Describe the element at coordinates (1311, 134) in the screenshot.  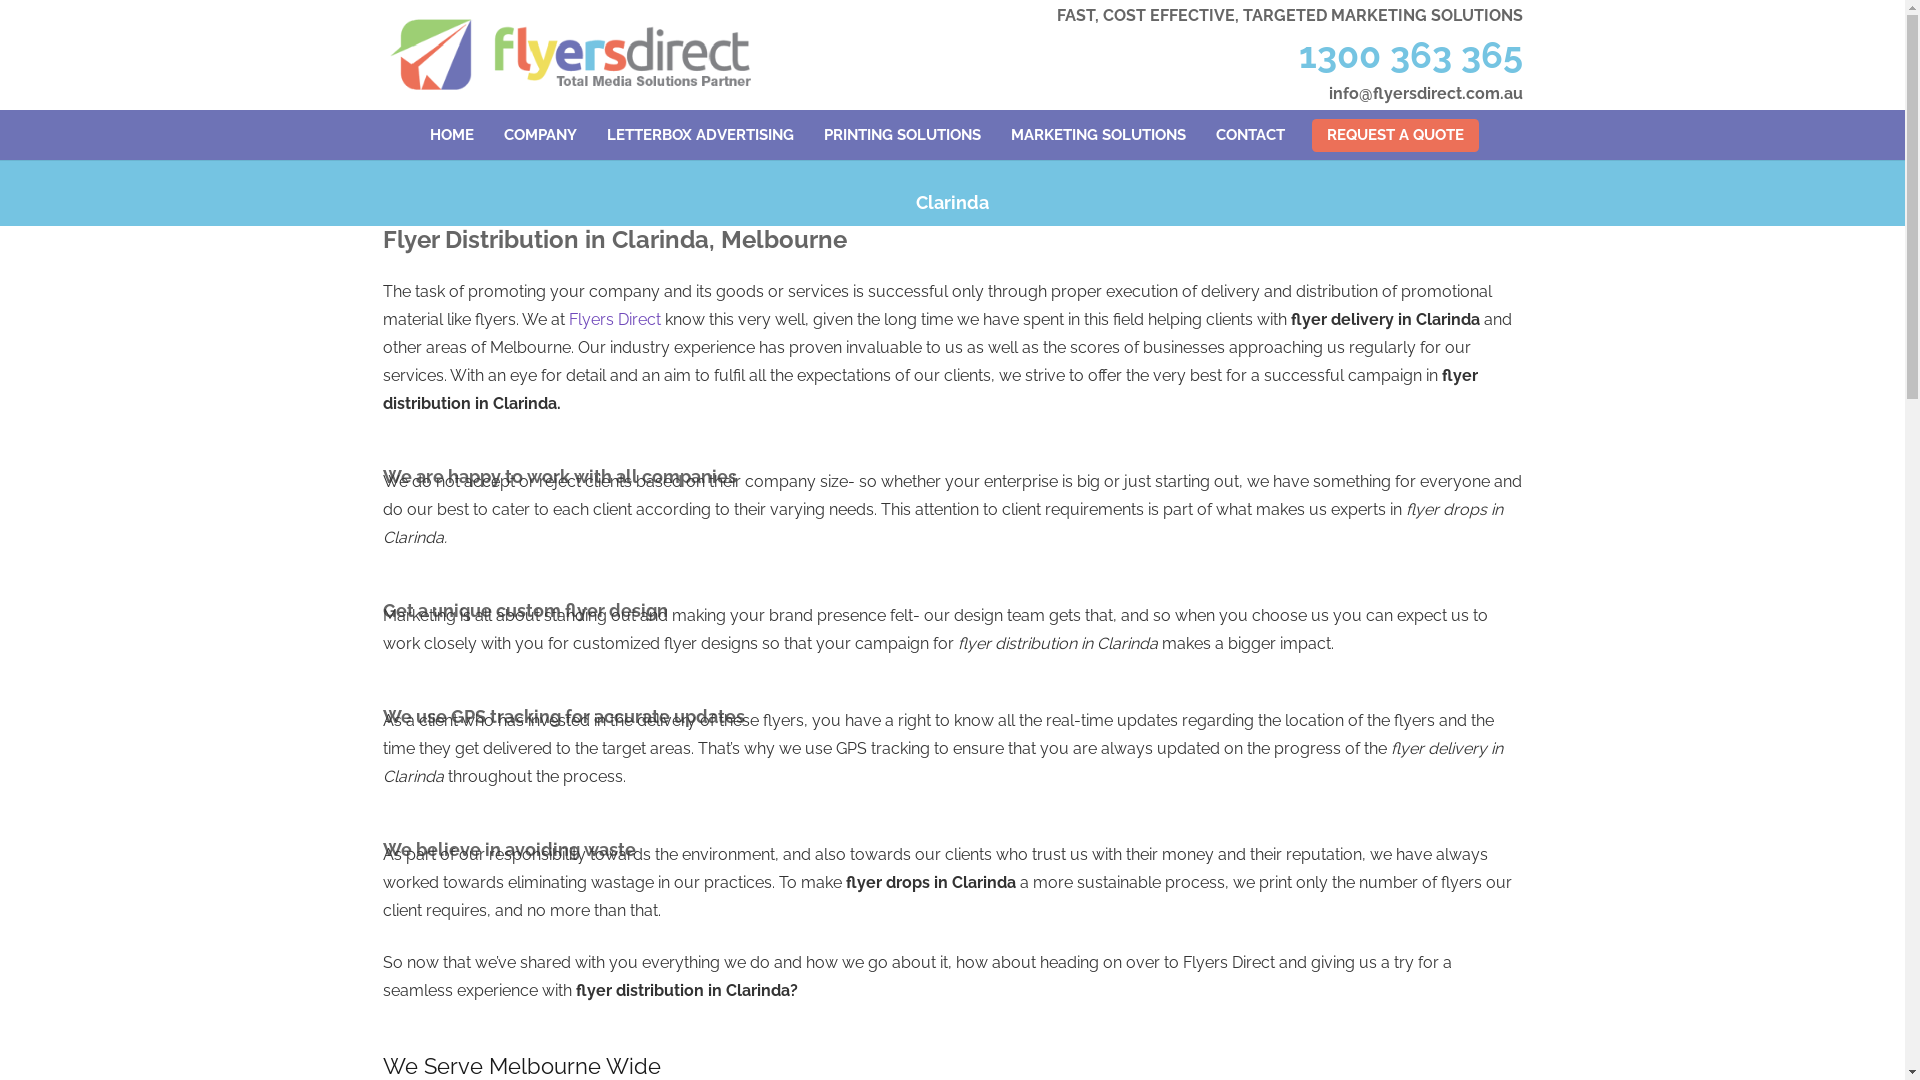
I see `'REQUEST A QUOTE'` at that location.